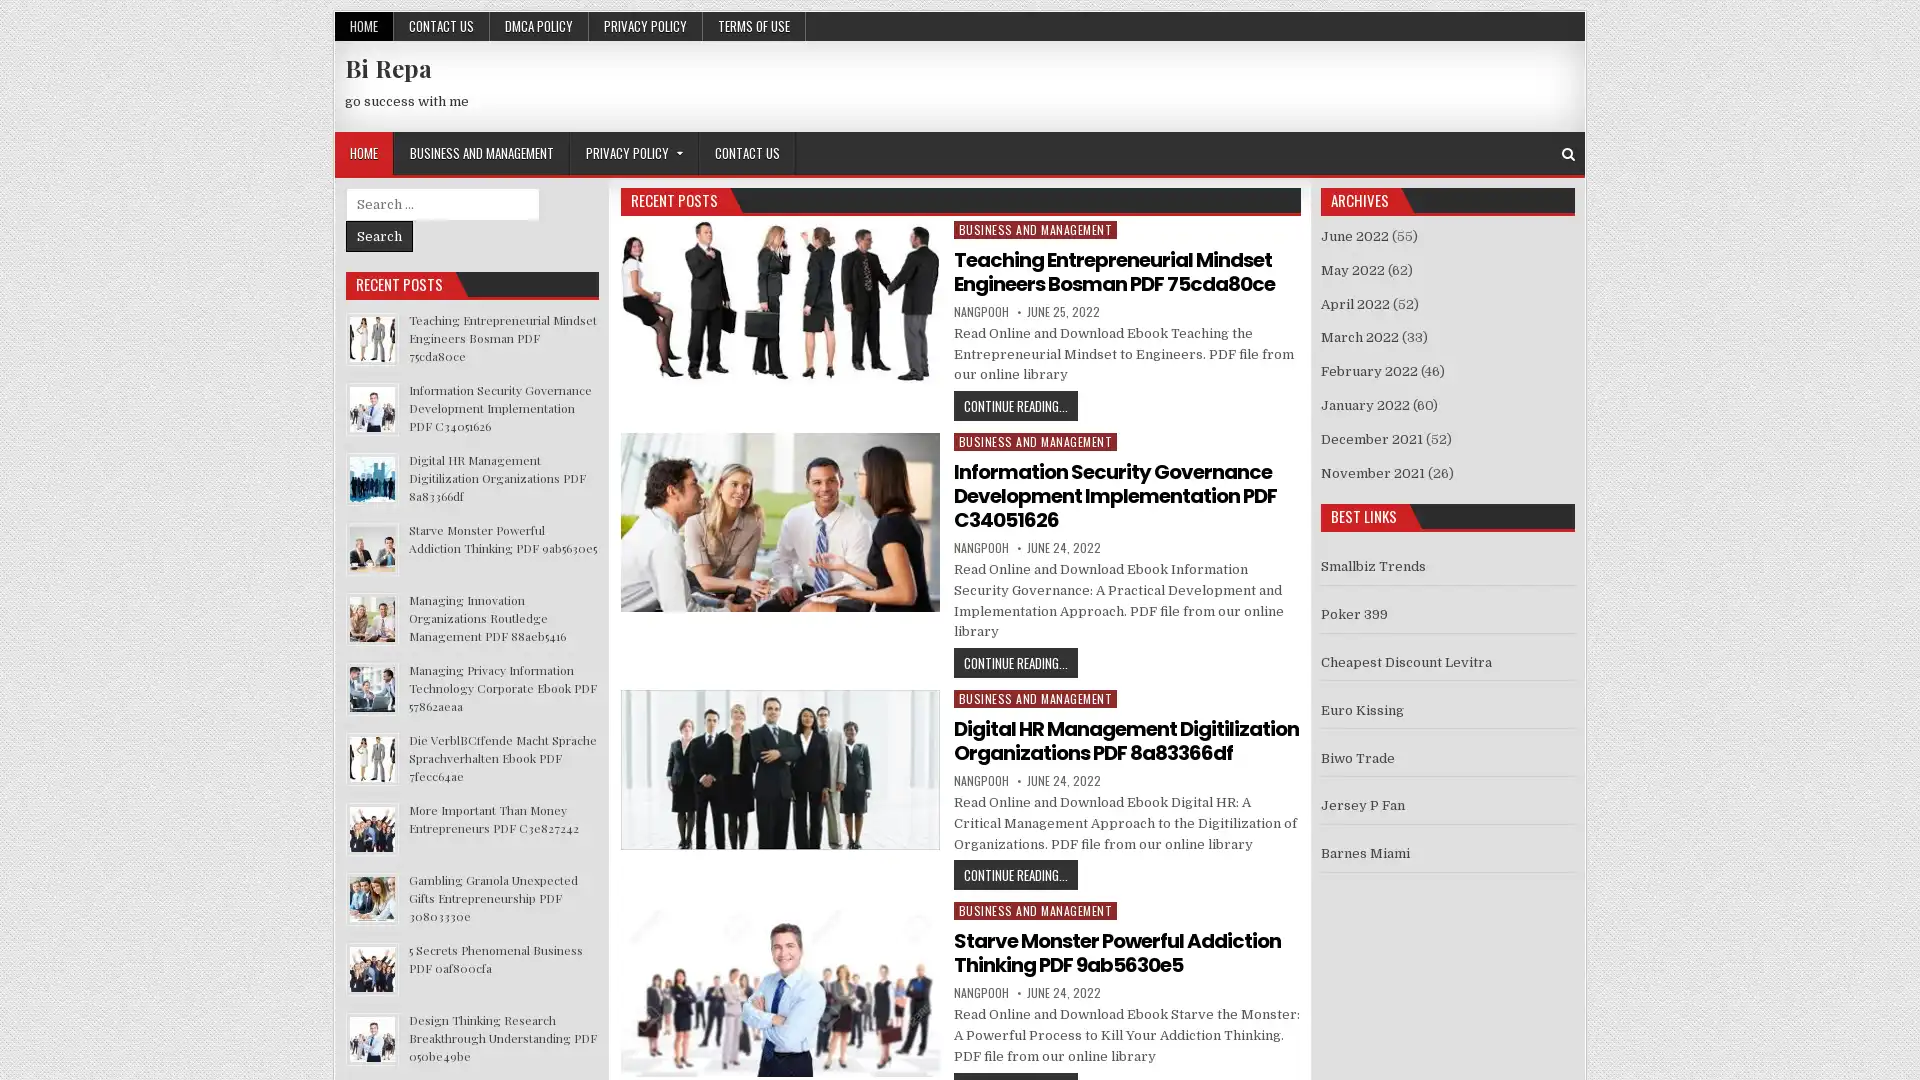  Describe the element at coordinates (378, 235) in the screenshot. I see `Search` at that location.